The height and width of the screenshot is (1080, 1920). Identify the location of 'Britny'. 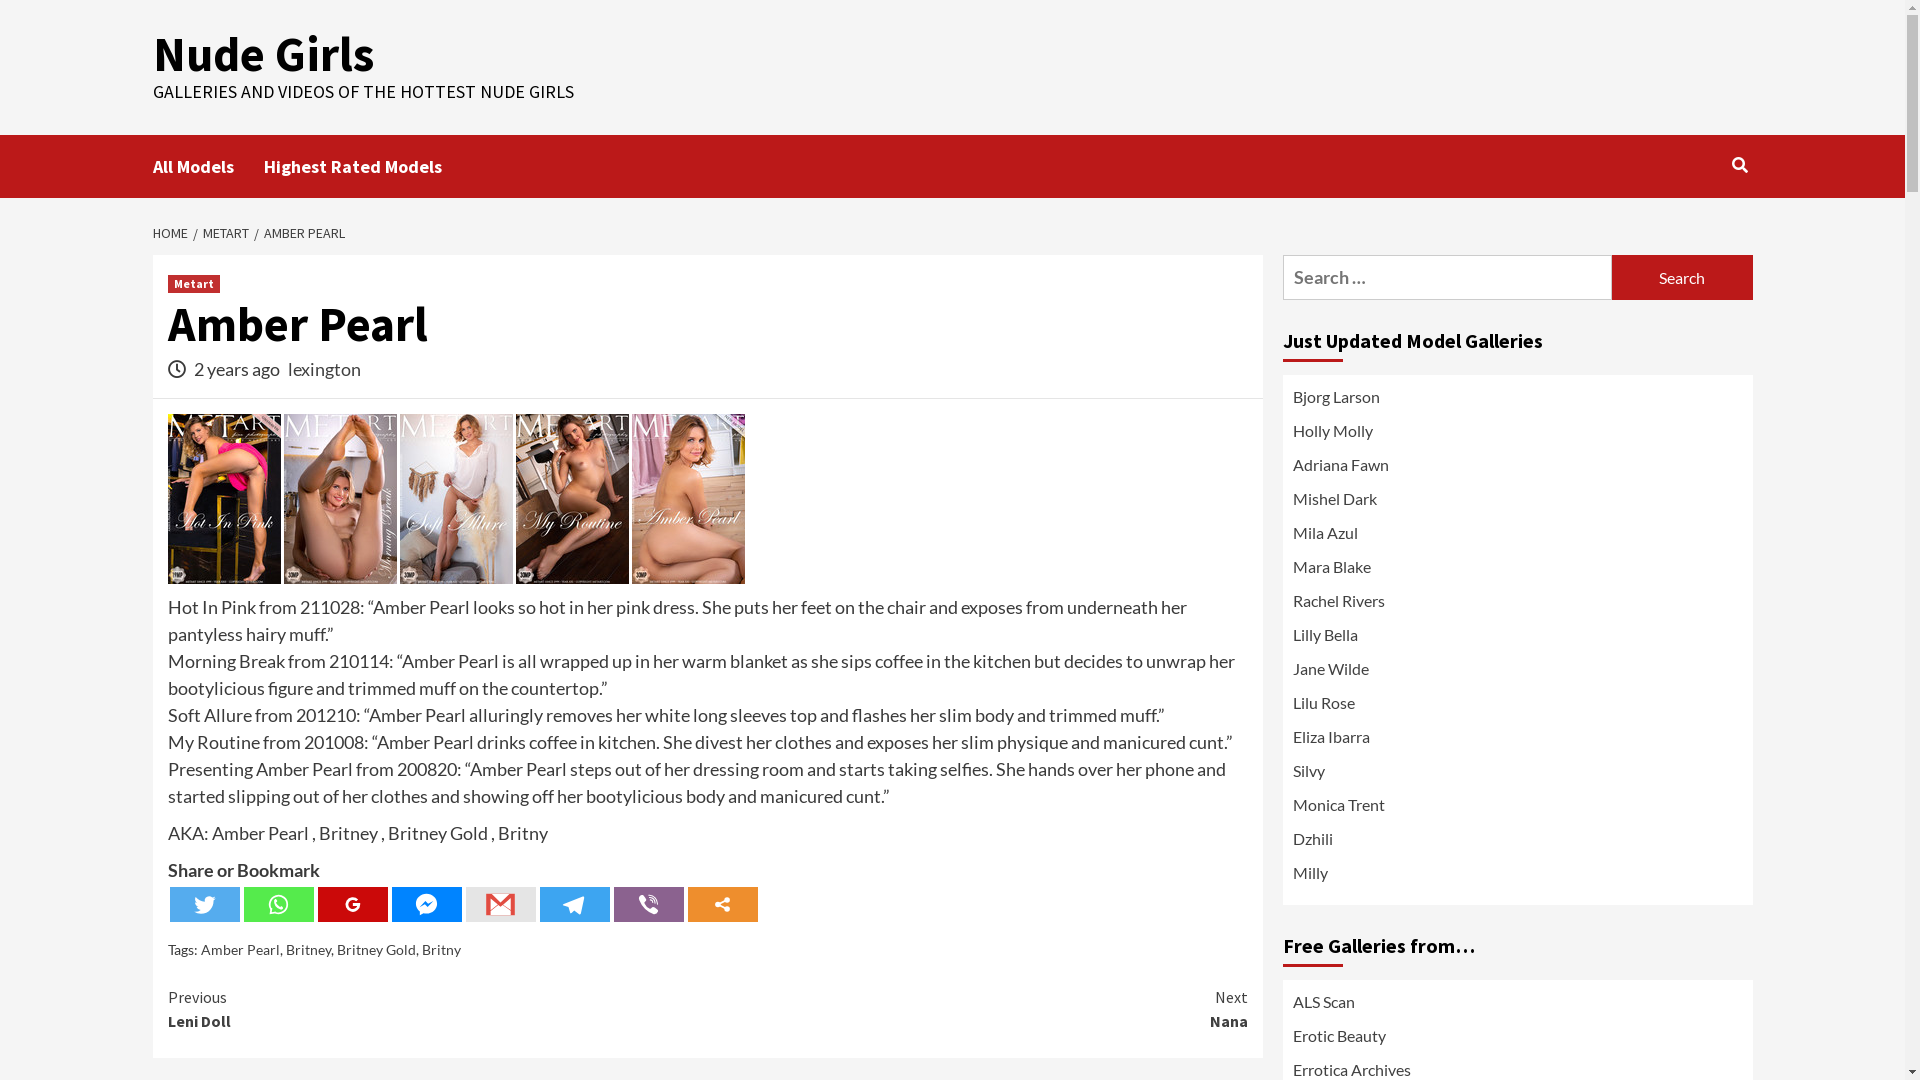
(440, 948).